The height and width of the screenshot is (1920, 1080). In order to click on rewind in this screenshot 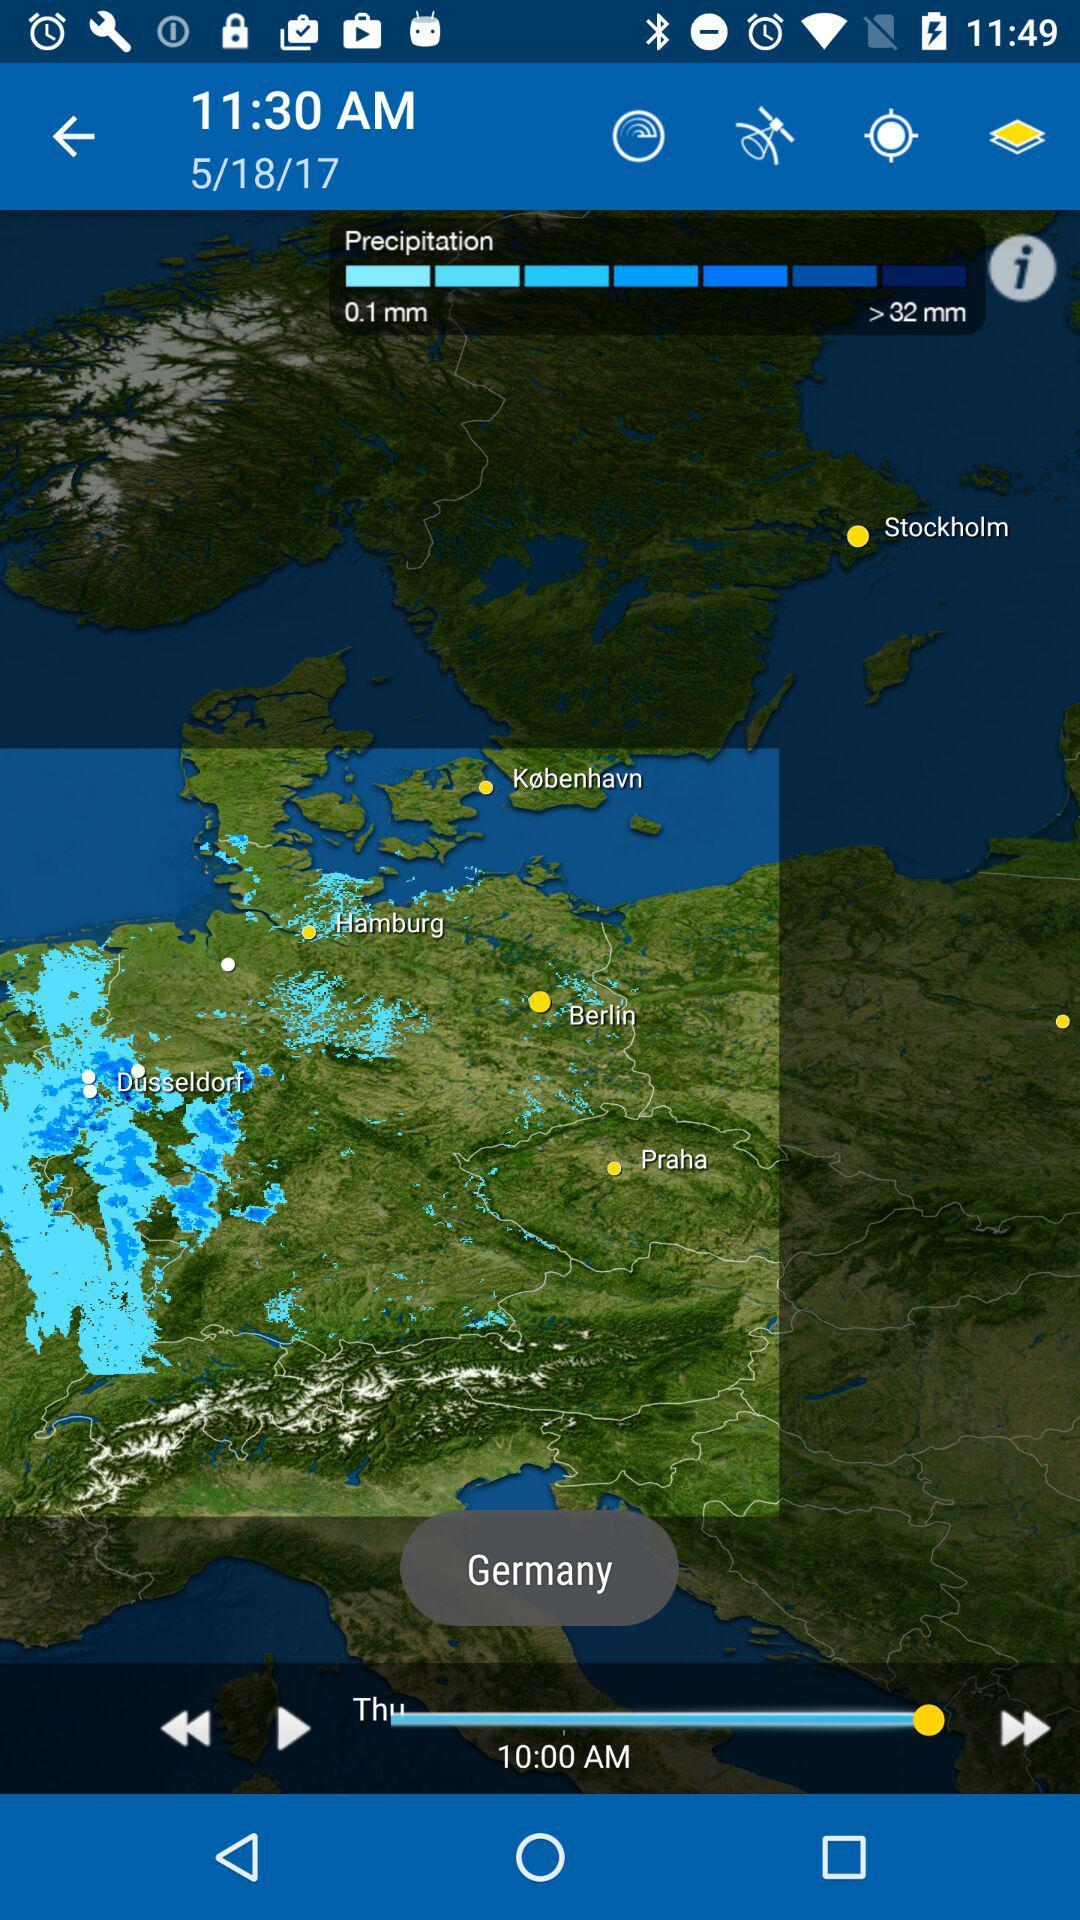, I will do `click(185, 1727)`.